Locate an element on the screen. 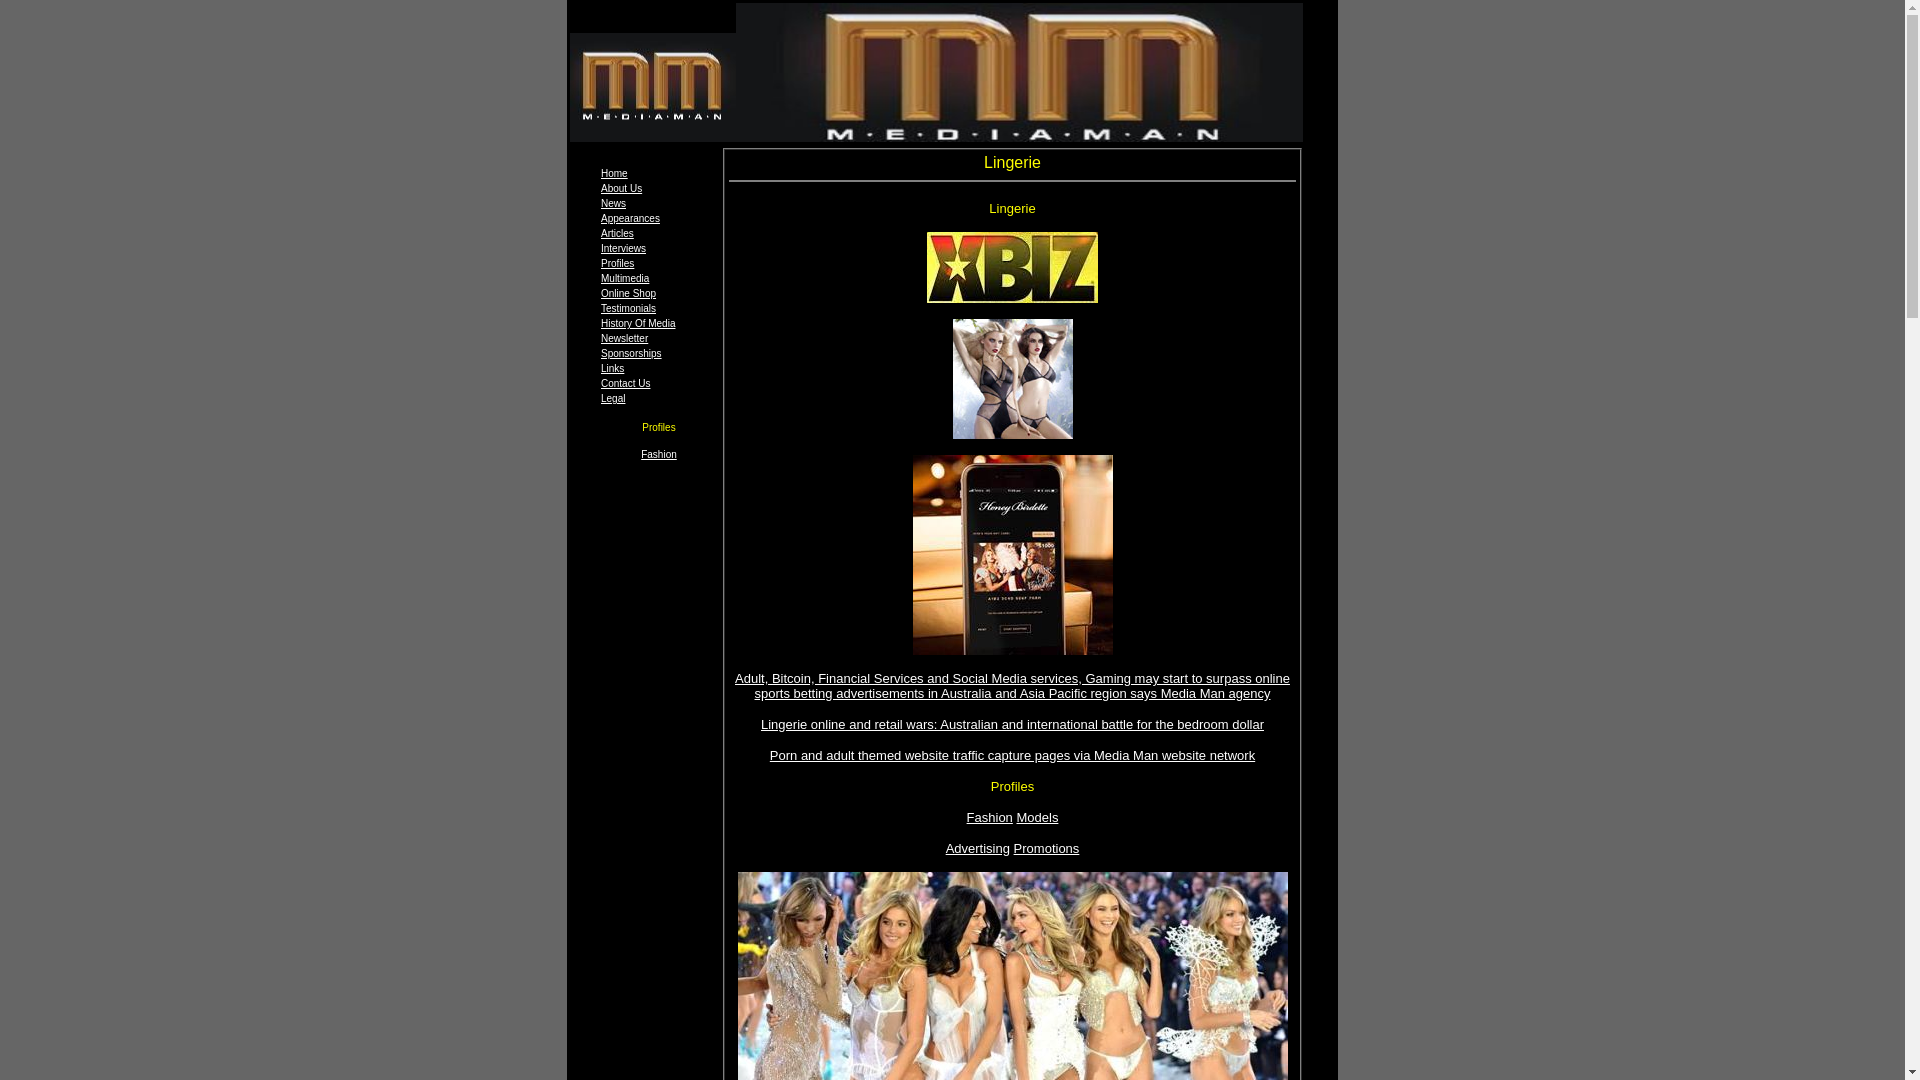  'Appearances' is located at coordinates (629, 218).